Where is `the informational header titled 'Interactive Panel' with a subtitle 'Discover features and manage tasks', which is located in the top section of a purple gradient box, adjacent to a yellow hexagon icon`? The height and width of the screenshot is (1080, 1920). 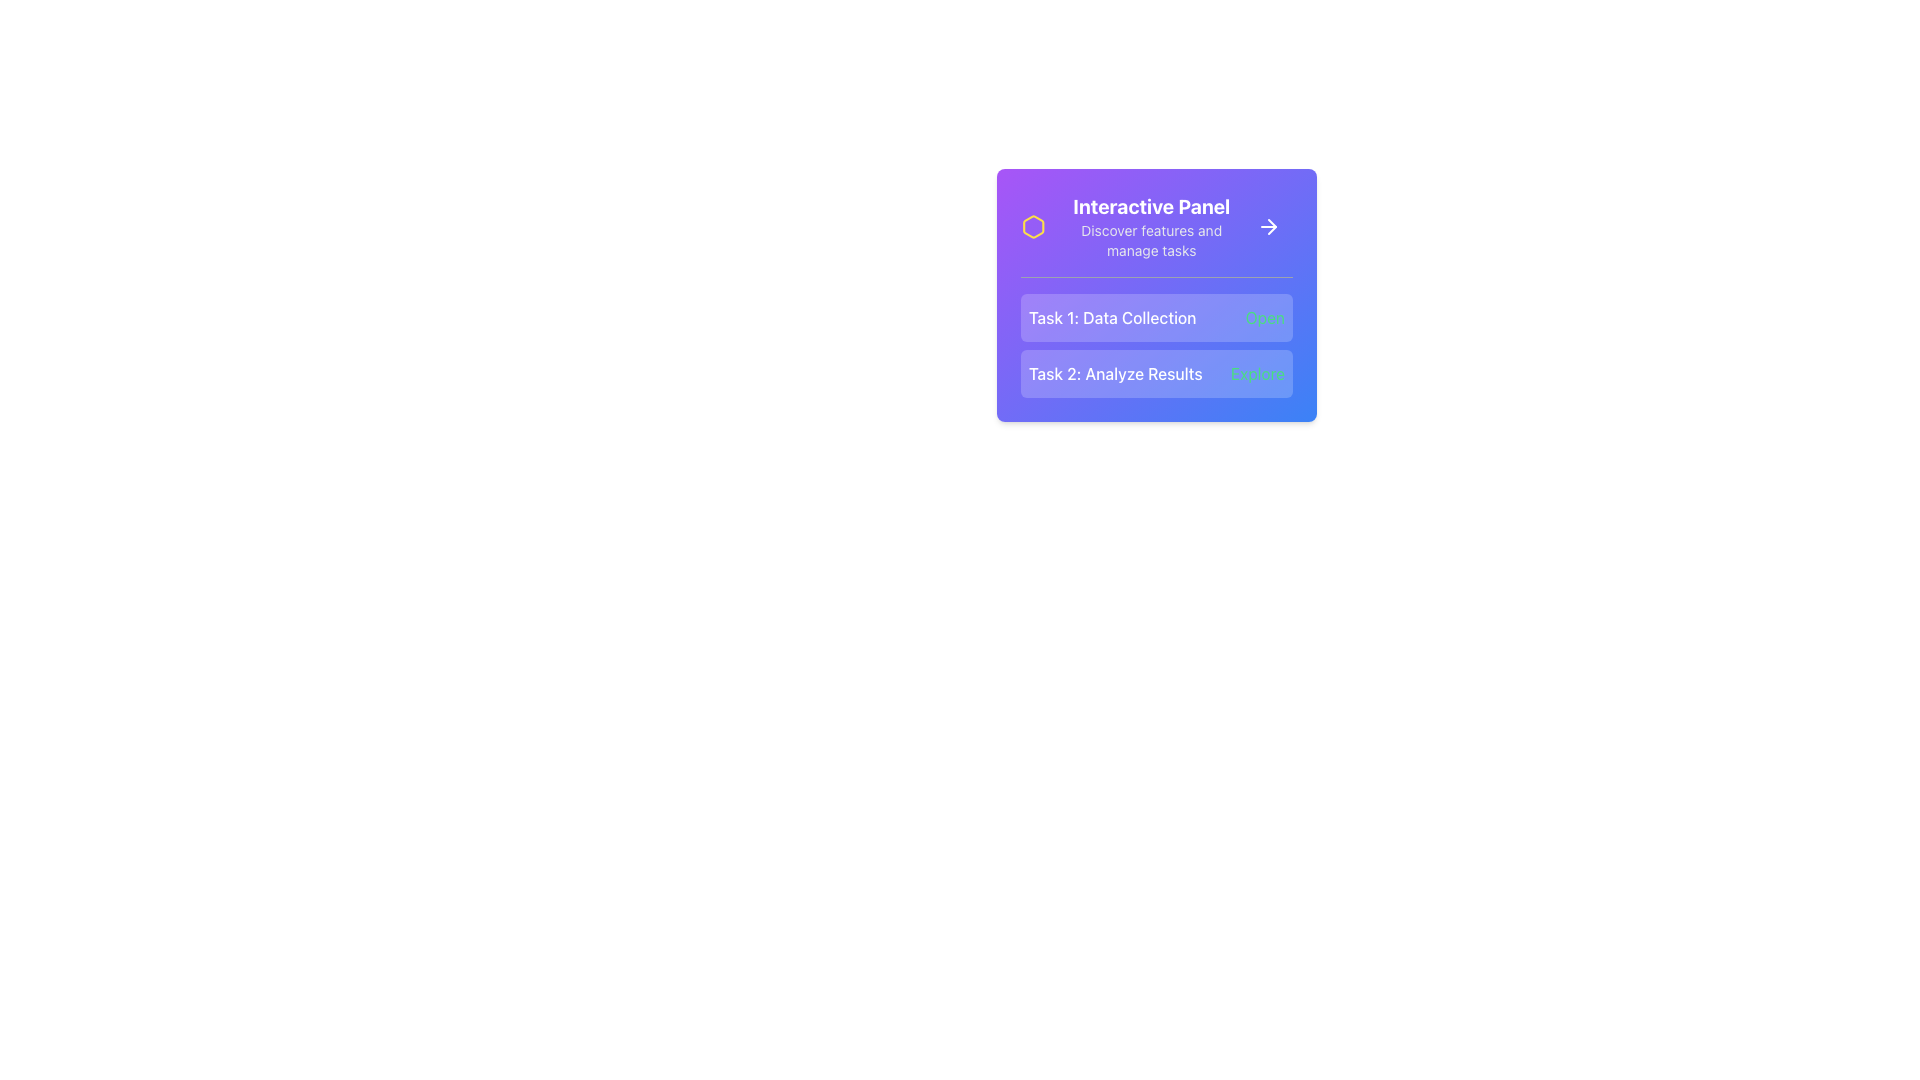
the informational header titled 'Interactive Panel' with a subtitle 'Discover features and manage tasks', which is located in the top section of a purple gradient box, adjacent to a yellow hexagon icon is located at coordinates (1132, 226).